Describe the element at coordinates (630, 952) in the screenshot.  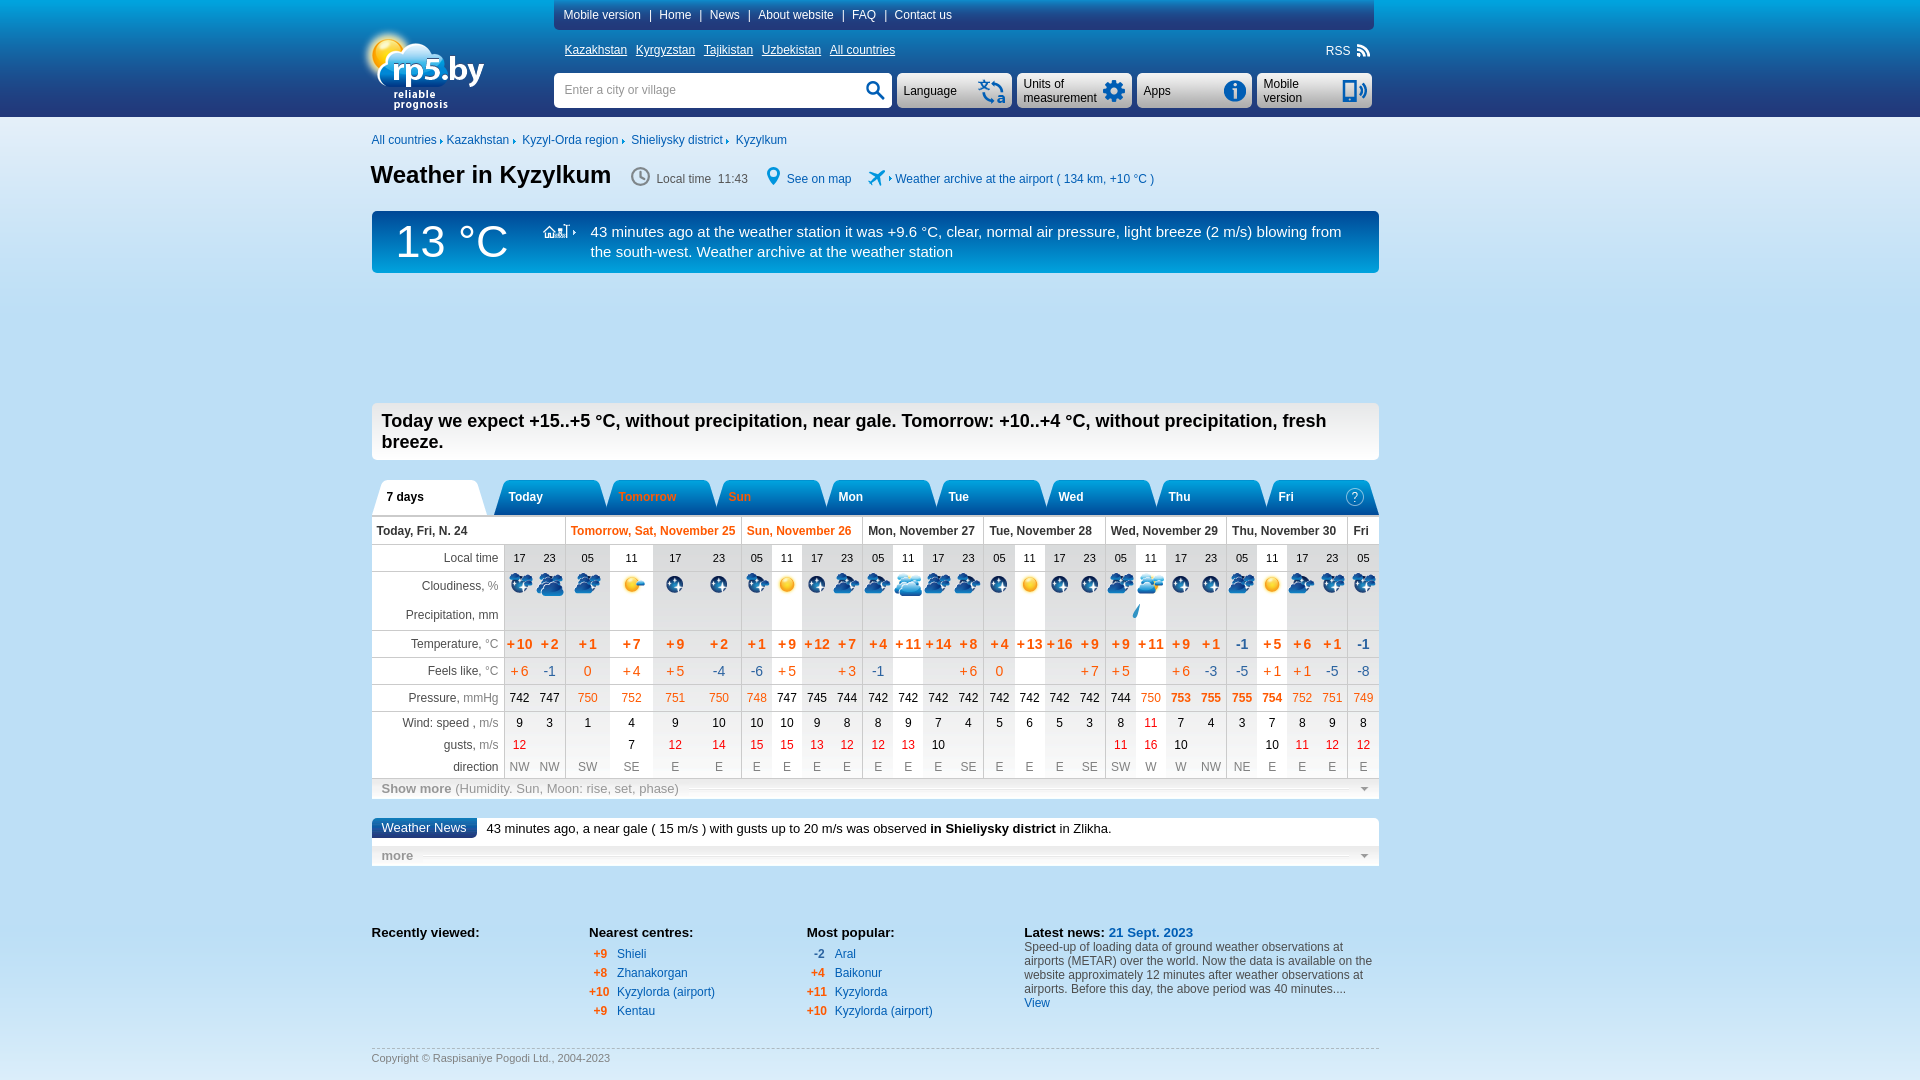
I see `'Shieli'` at that location.